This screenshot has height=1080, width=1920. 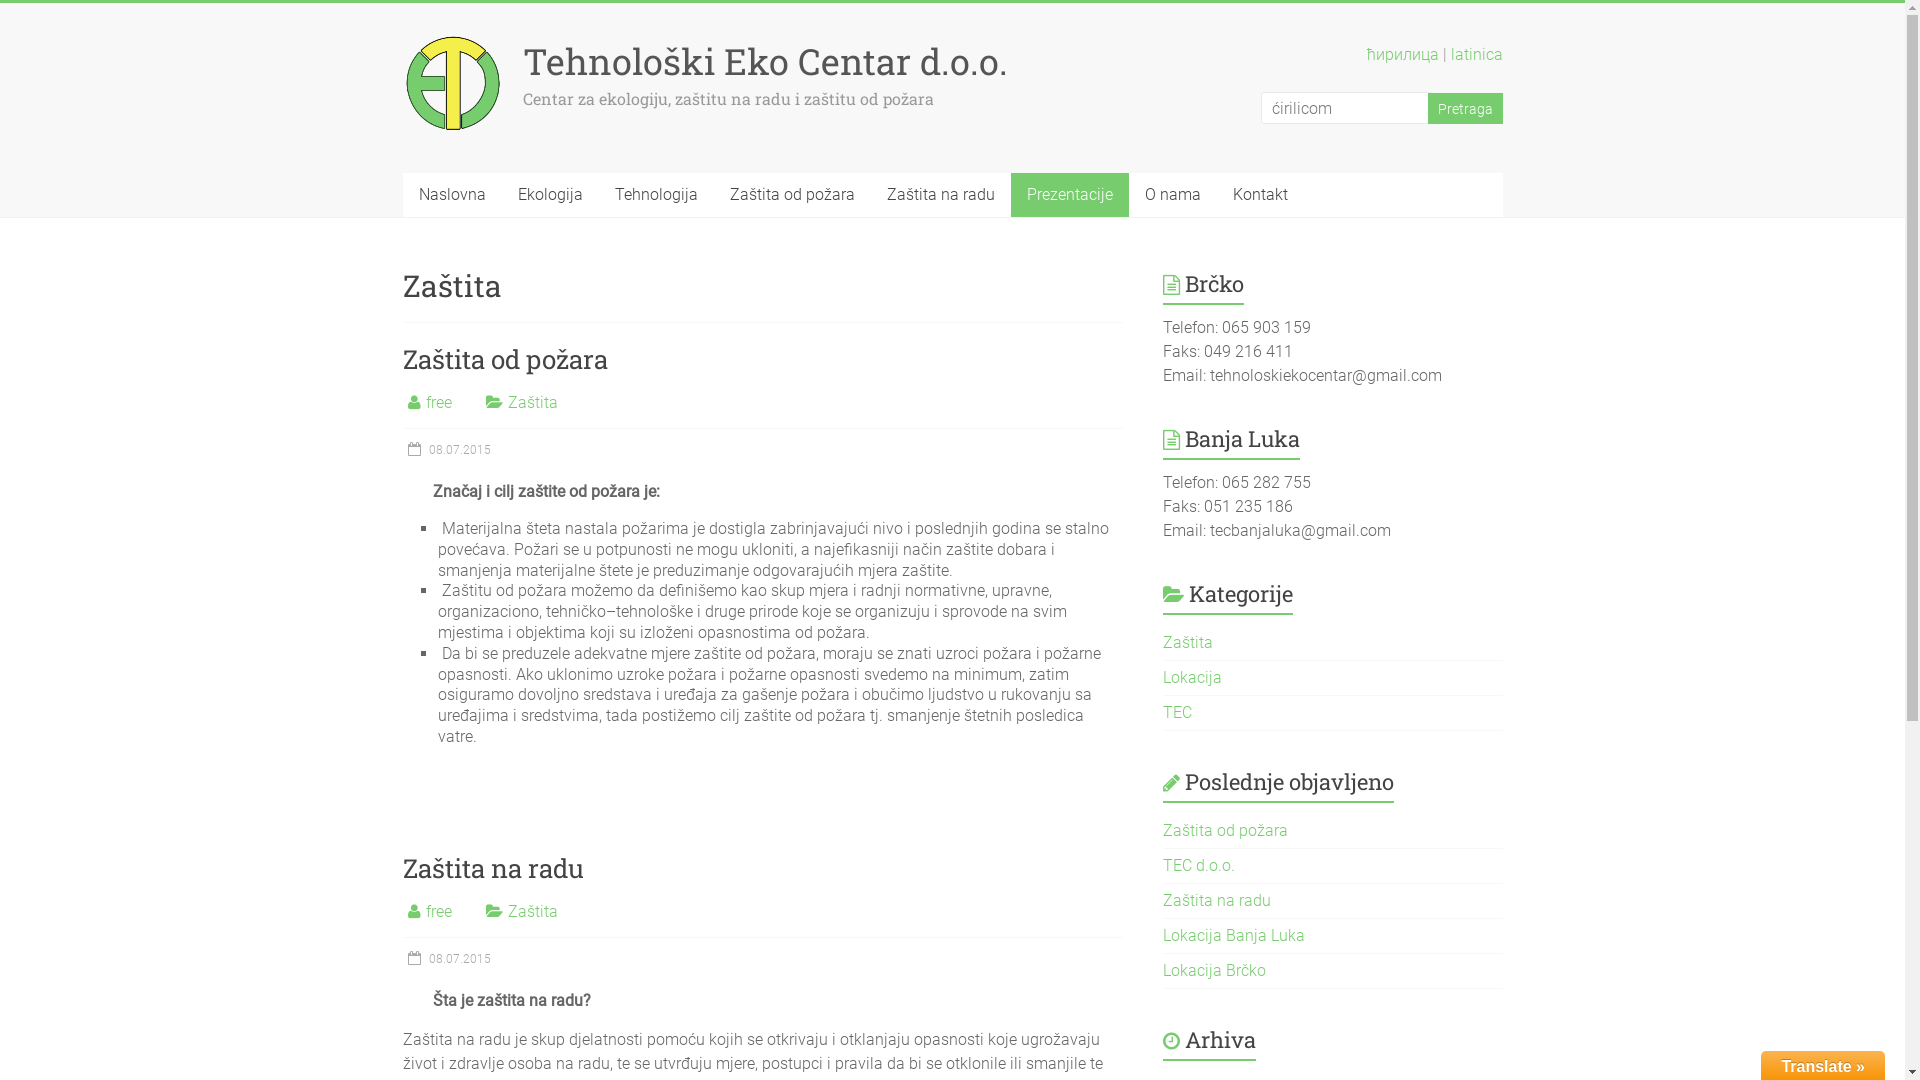 What do you see at coordinates (1258, 195) in the screenshot?
I see `'Kontakt'` at bounding box center [1258, 195].